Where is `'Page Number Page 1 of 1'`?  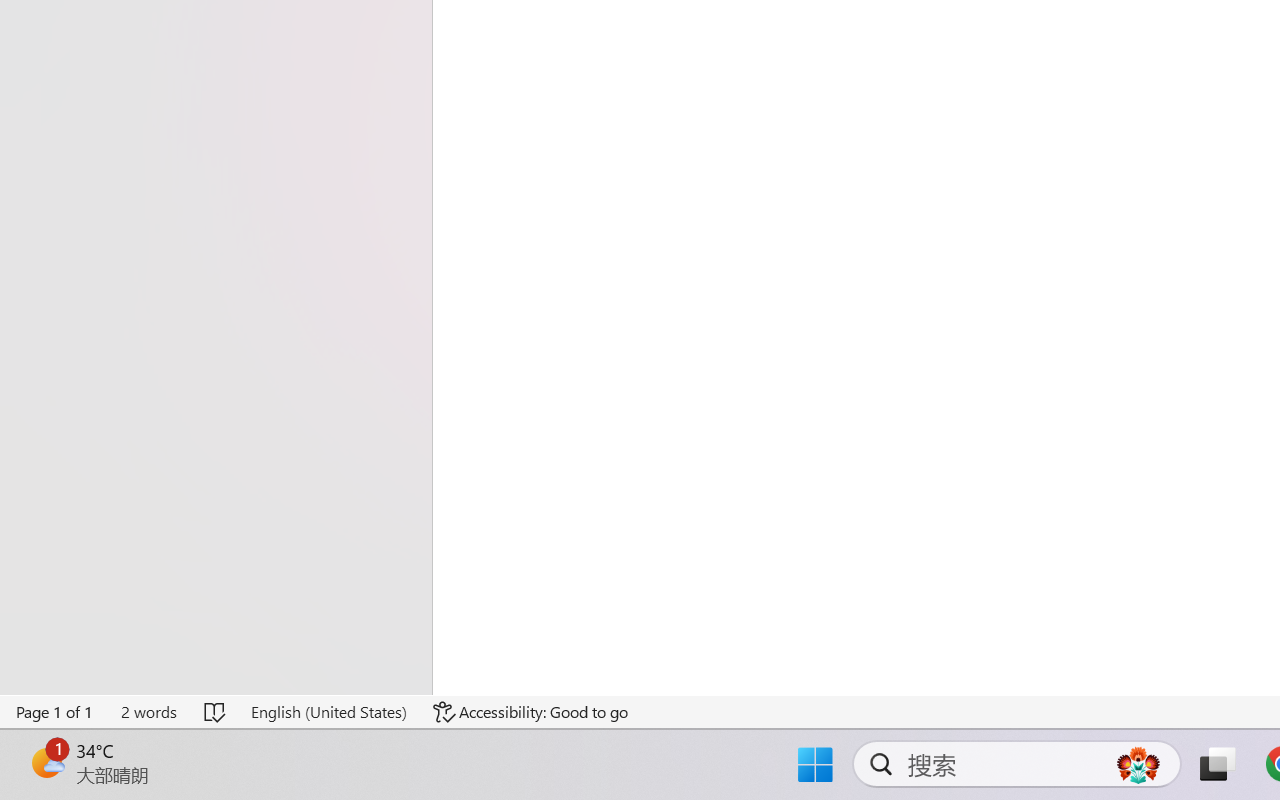
'Page Number Page 1 of 1' is located at coordinates (55, 711).